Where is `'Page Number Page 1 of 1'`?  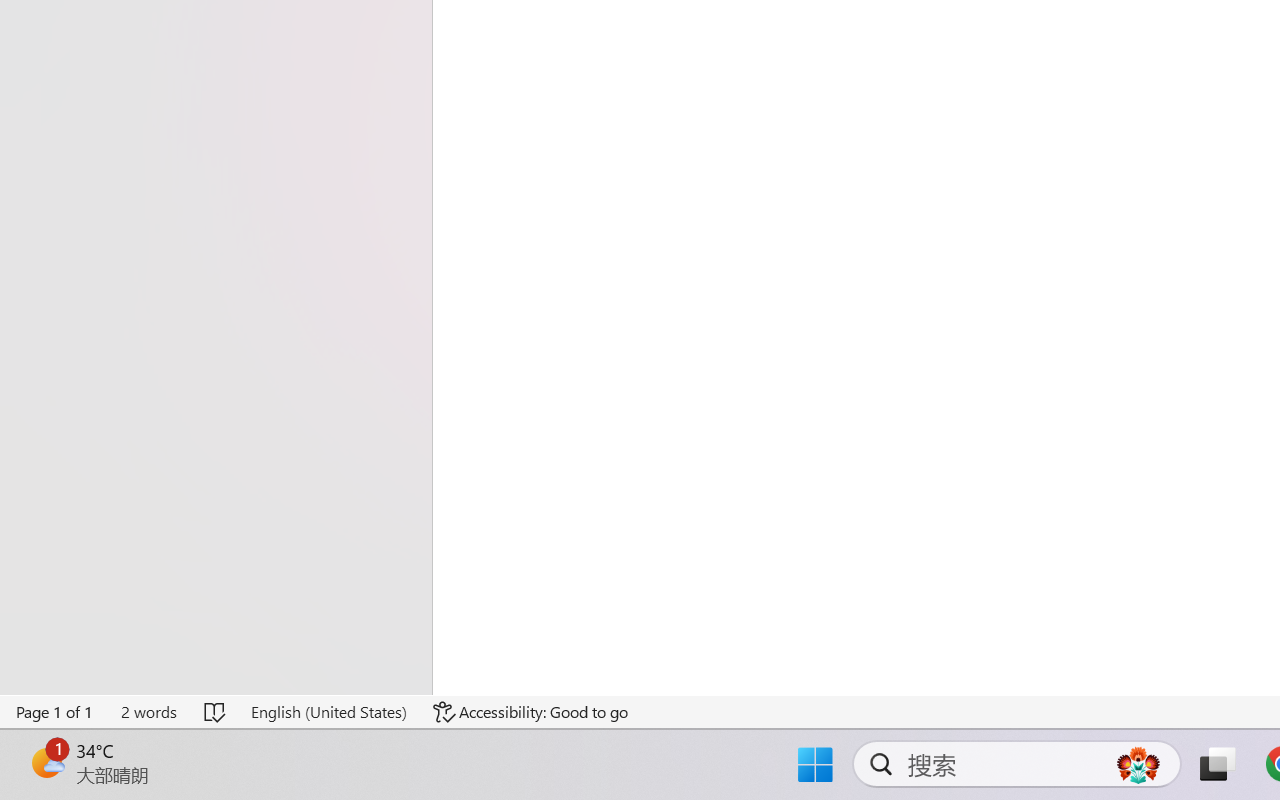
'Page Number Page 1 of 1' is located at coordinates (55, 711).